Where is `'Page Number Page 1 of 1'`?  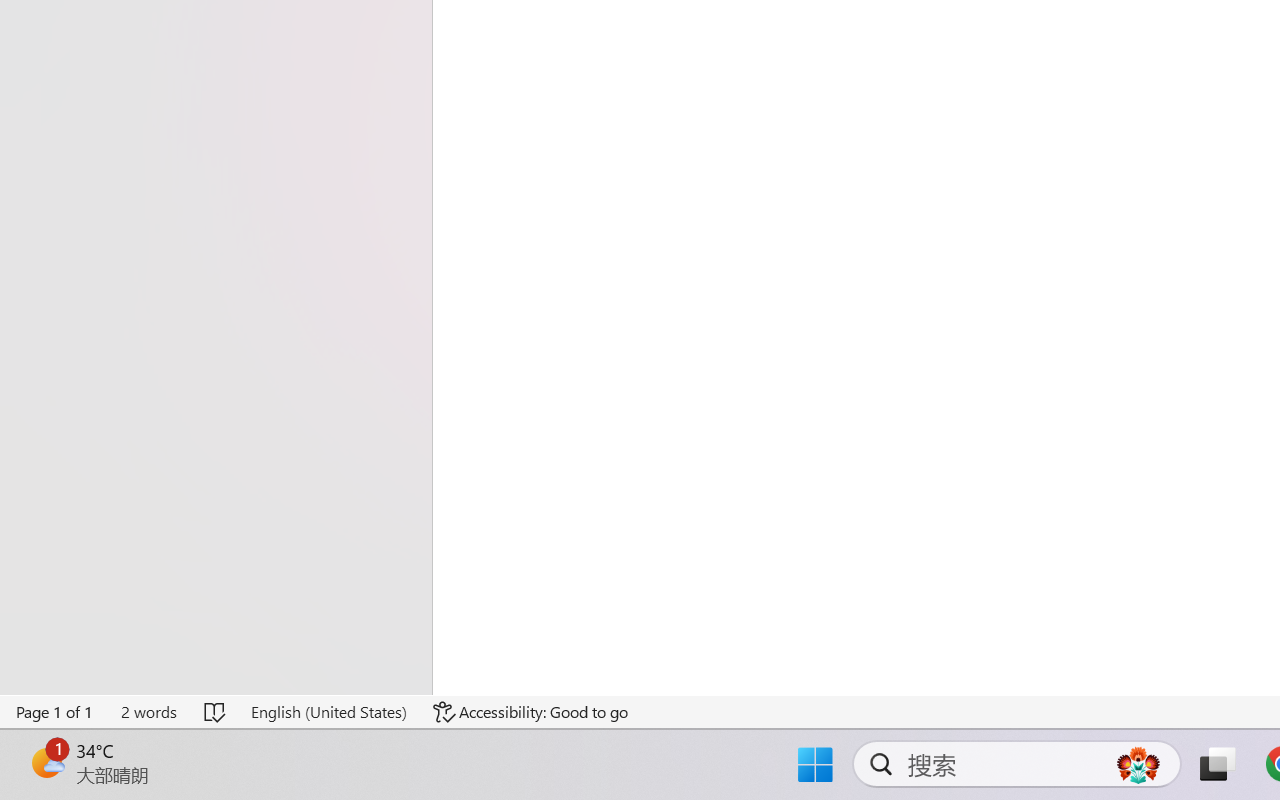
'Page Number Page 1 of 1' is located at coordinates (55, 711).